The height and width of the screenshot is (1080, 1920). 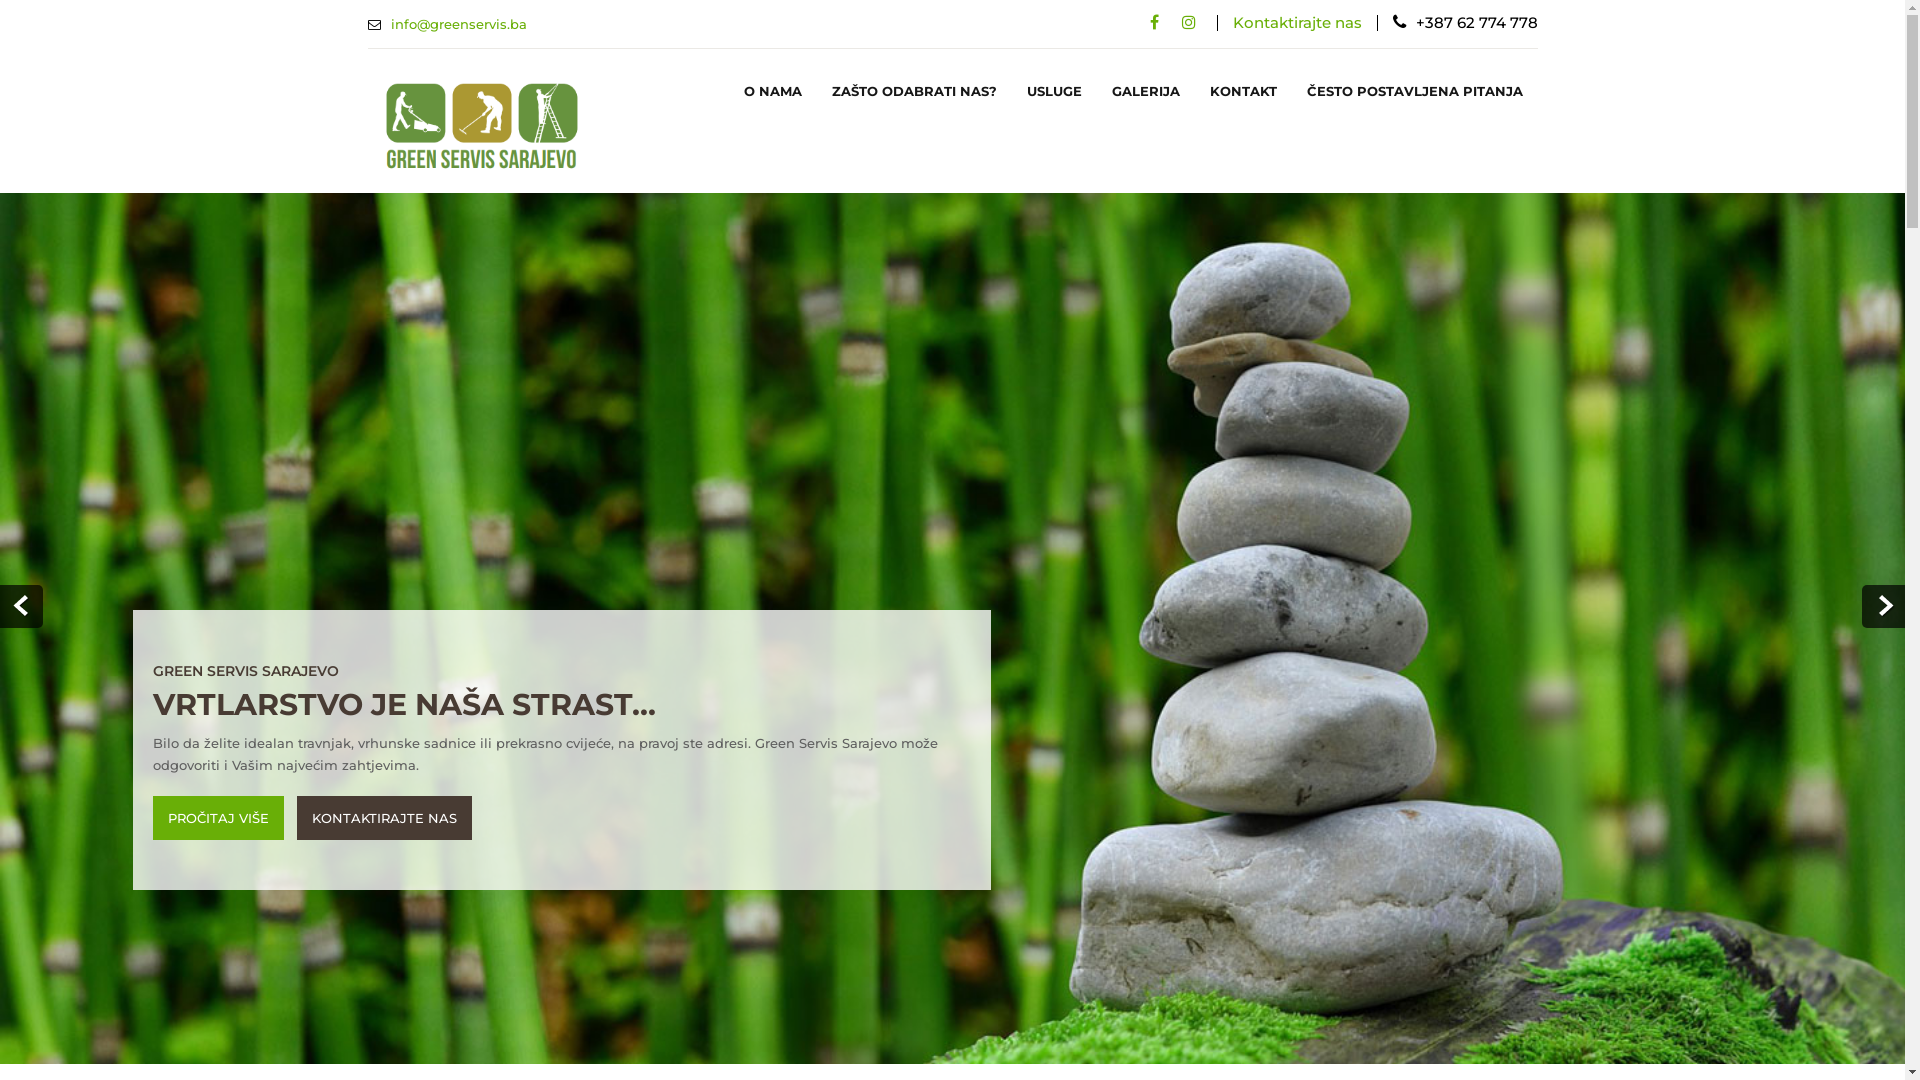 What do you see at coordinates (21, 605) in the screenshot?
I see `'Prev'` at bounding box center [21, 605].